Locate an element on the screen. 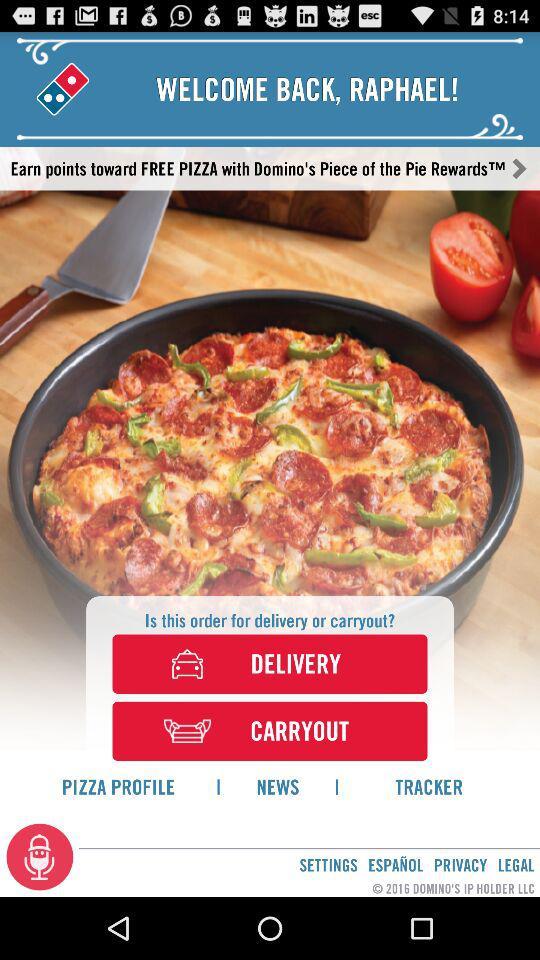 The height and width of the screenshot is (960, 540). tracker item is located at coordinates (428, 786).